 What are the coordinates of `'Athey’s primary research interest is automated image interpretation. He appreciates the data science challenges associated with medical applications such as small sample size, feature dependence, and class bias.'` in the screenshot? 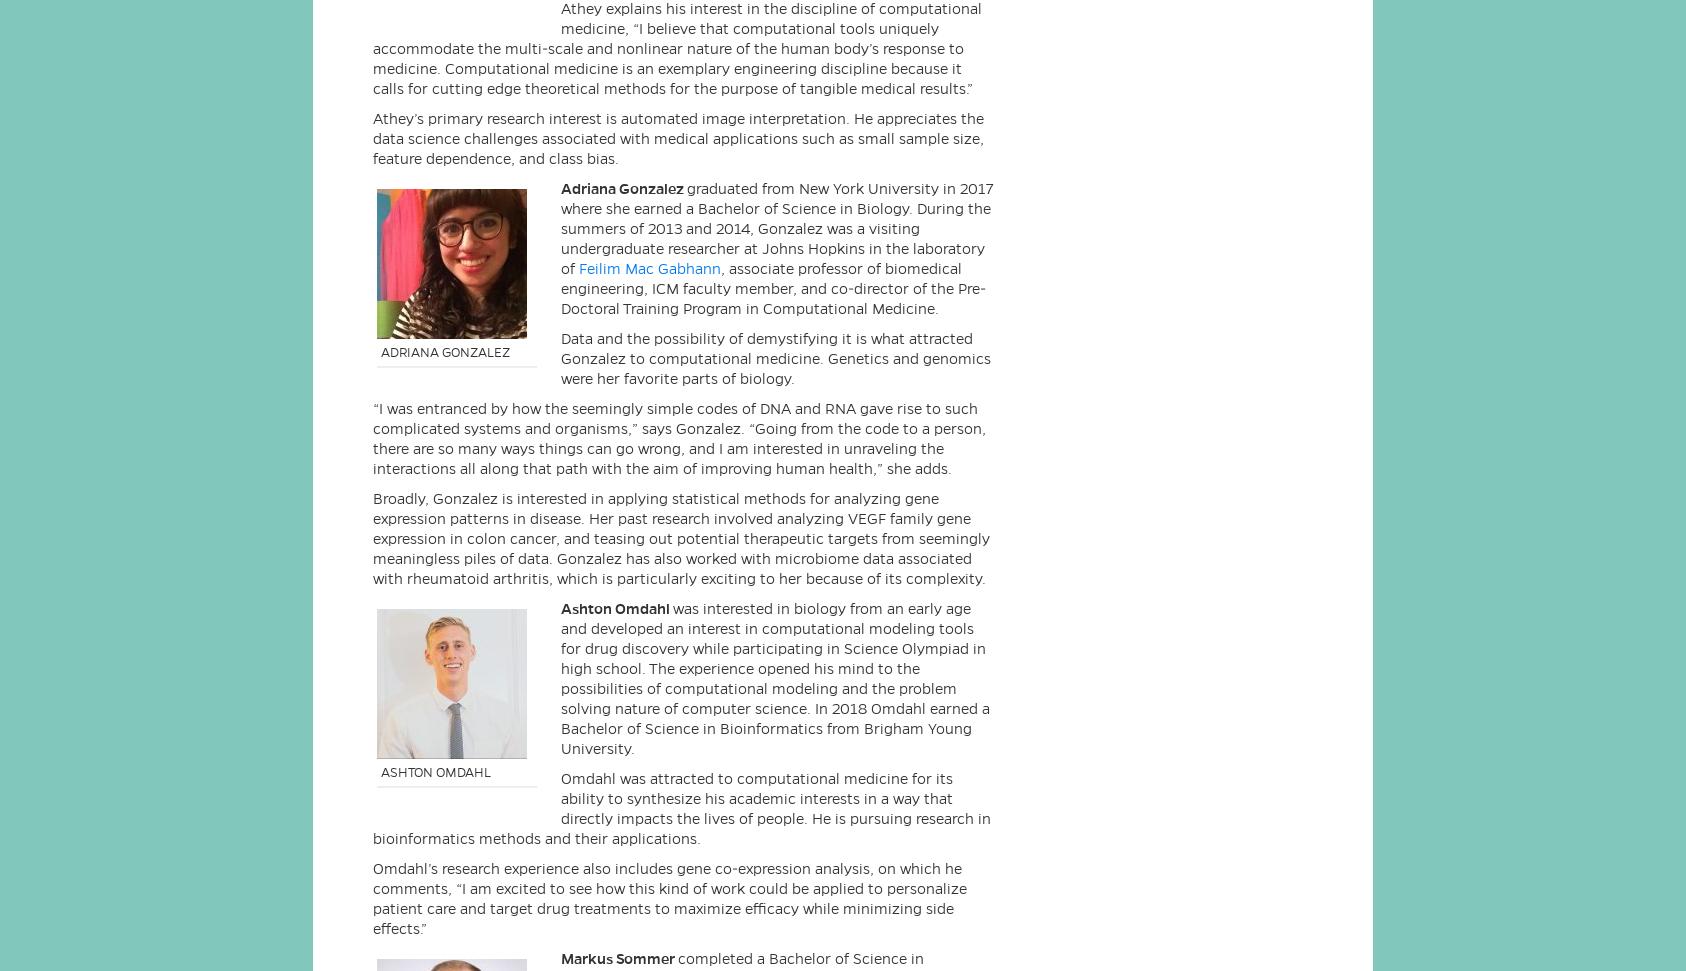 It's located at (677, 137).